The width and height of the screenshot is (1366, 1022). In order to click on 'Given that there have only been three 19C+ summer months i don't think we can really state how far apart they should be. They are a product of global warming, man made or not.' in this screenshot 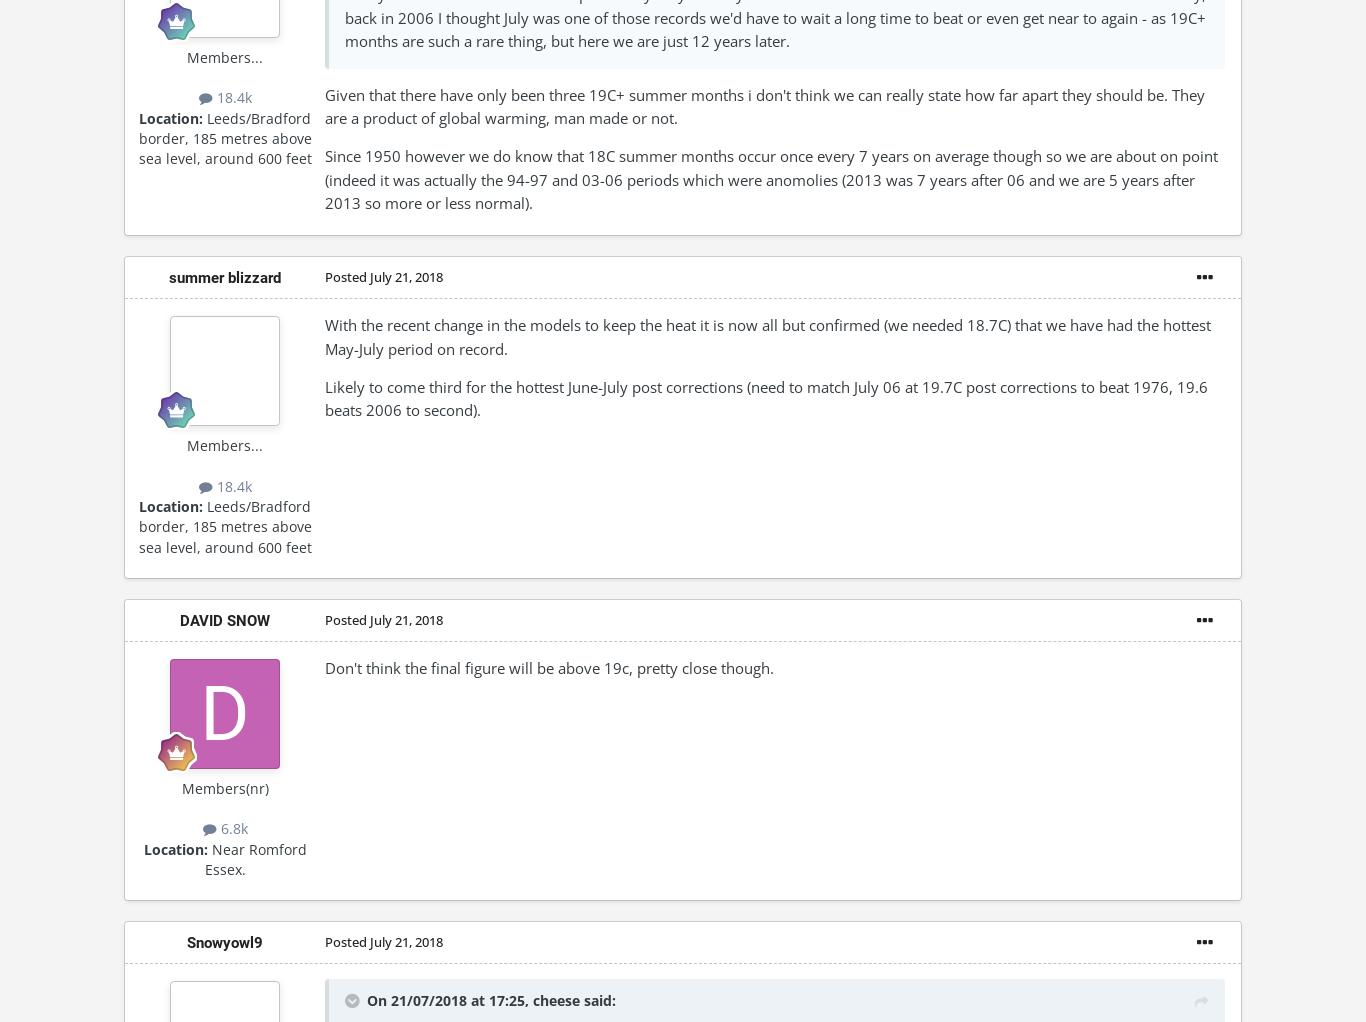, I will do `click(764, 105)`.